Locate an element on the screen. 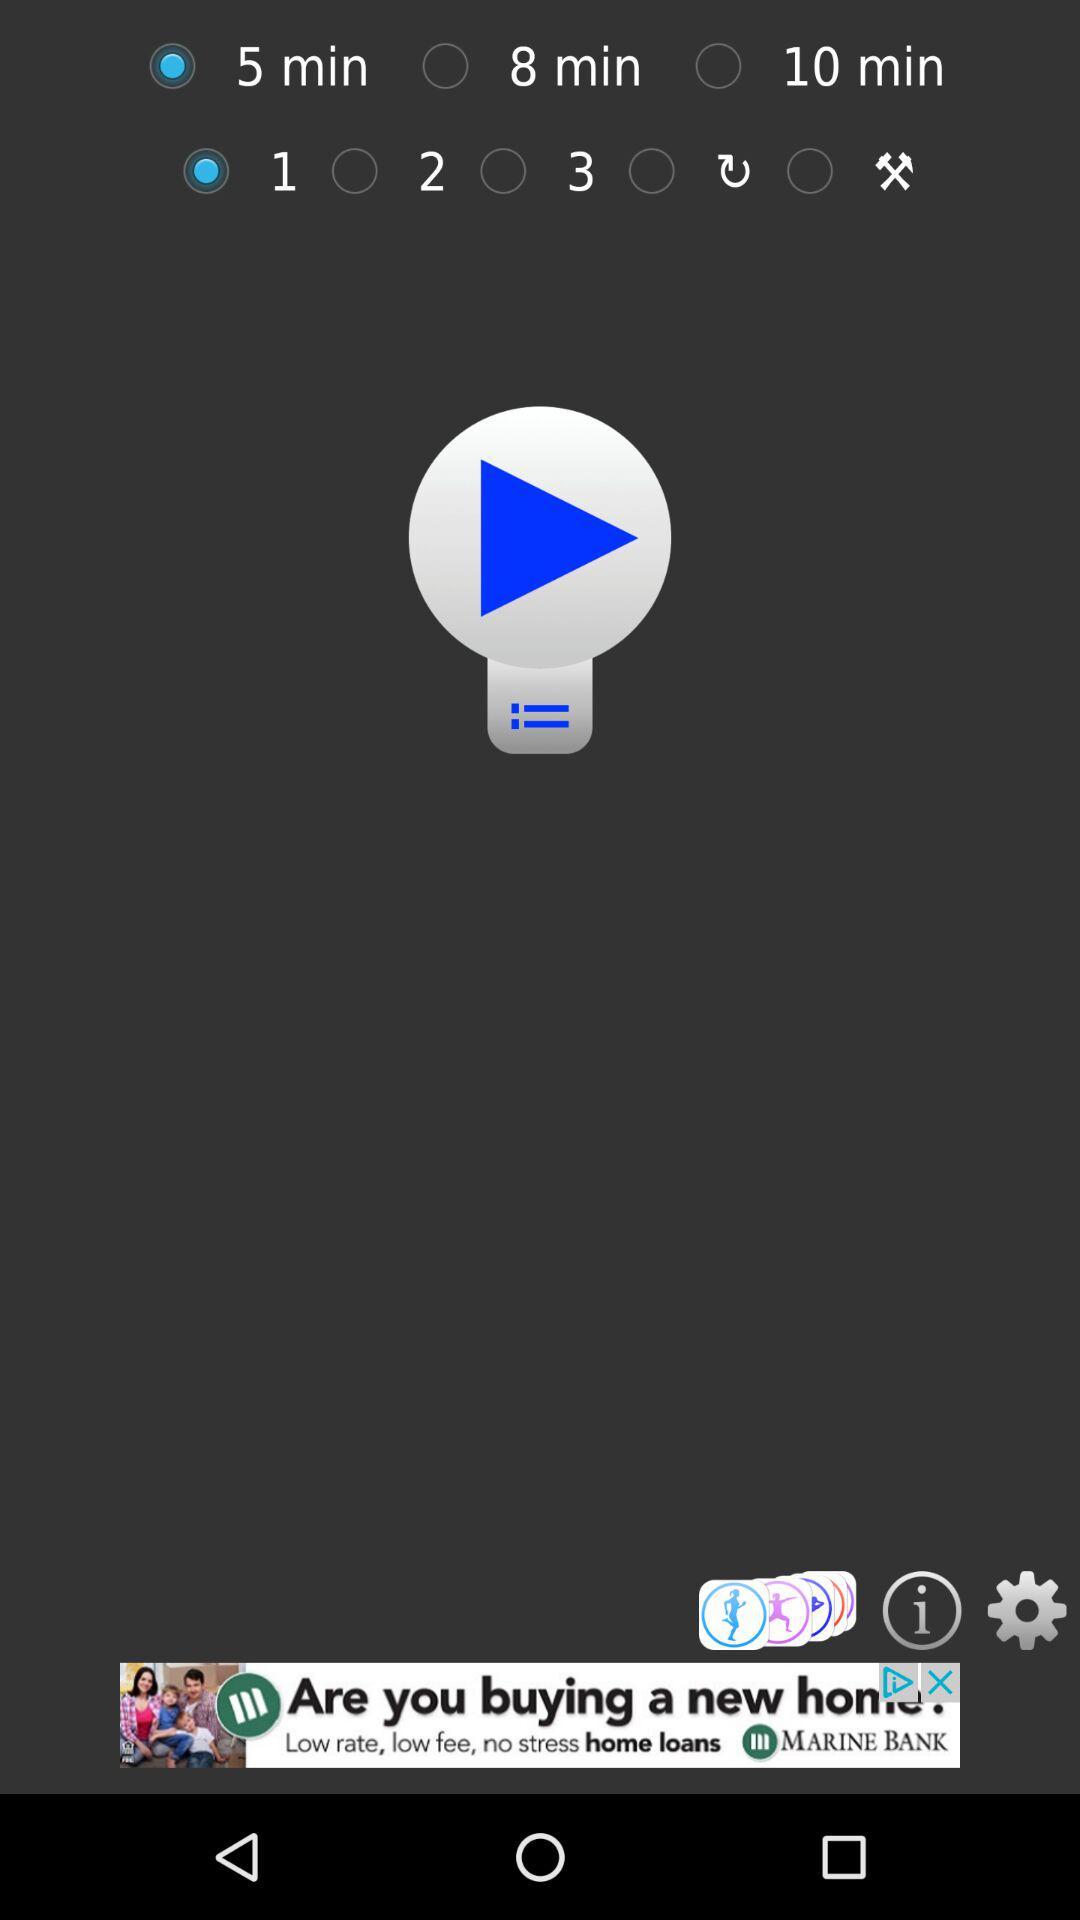 Image resolution: width=1080 pixels, height=1920 pixels. duration 10 minutes is located at coordinates (729, 66).